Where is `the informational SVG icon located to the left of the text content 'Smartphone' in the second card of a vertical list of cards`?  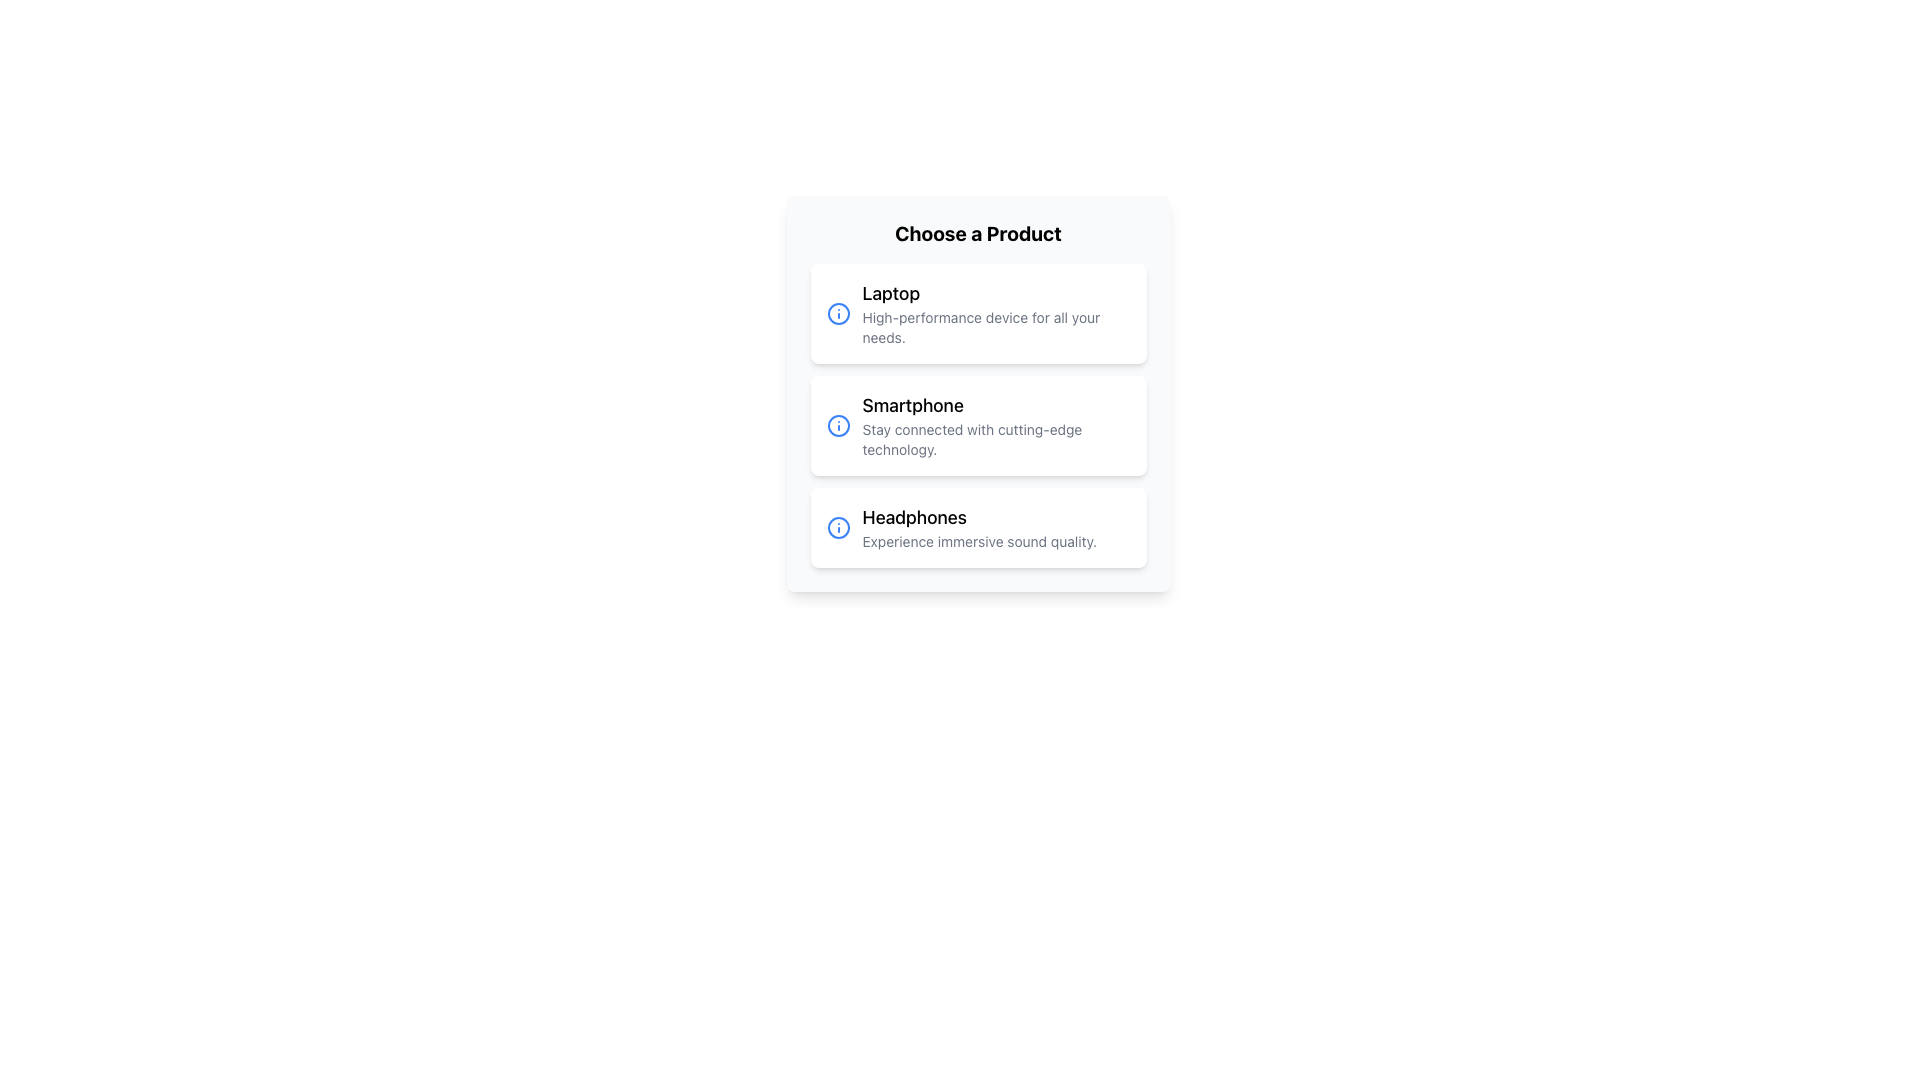 the informational SVG icon located to the left of the text content 'Smartphone' in the second card of a vertical list of cards is located at coordinates (838, 424).